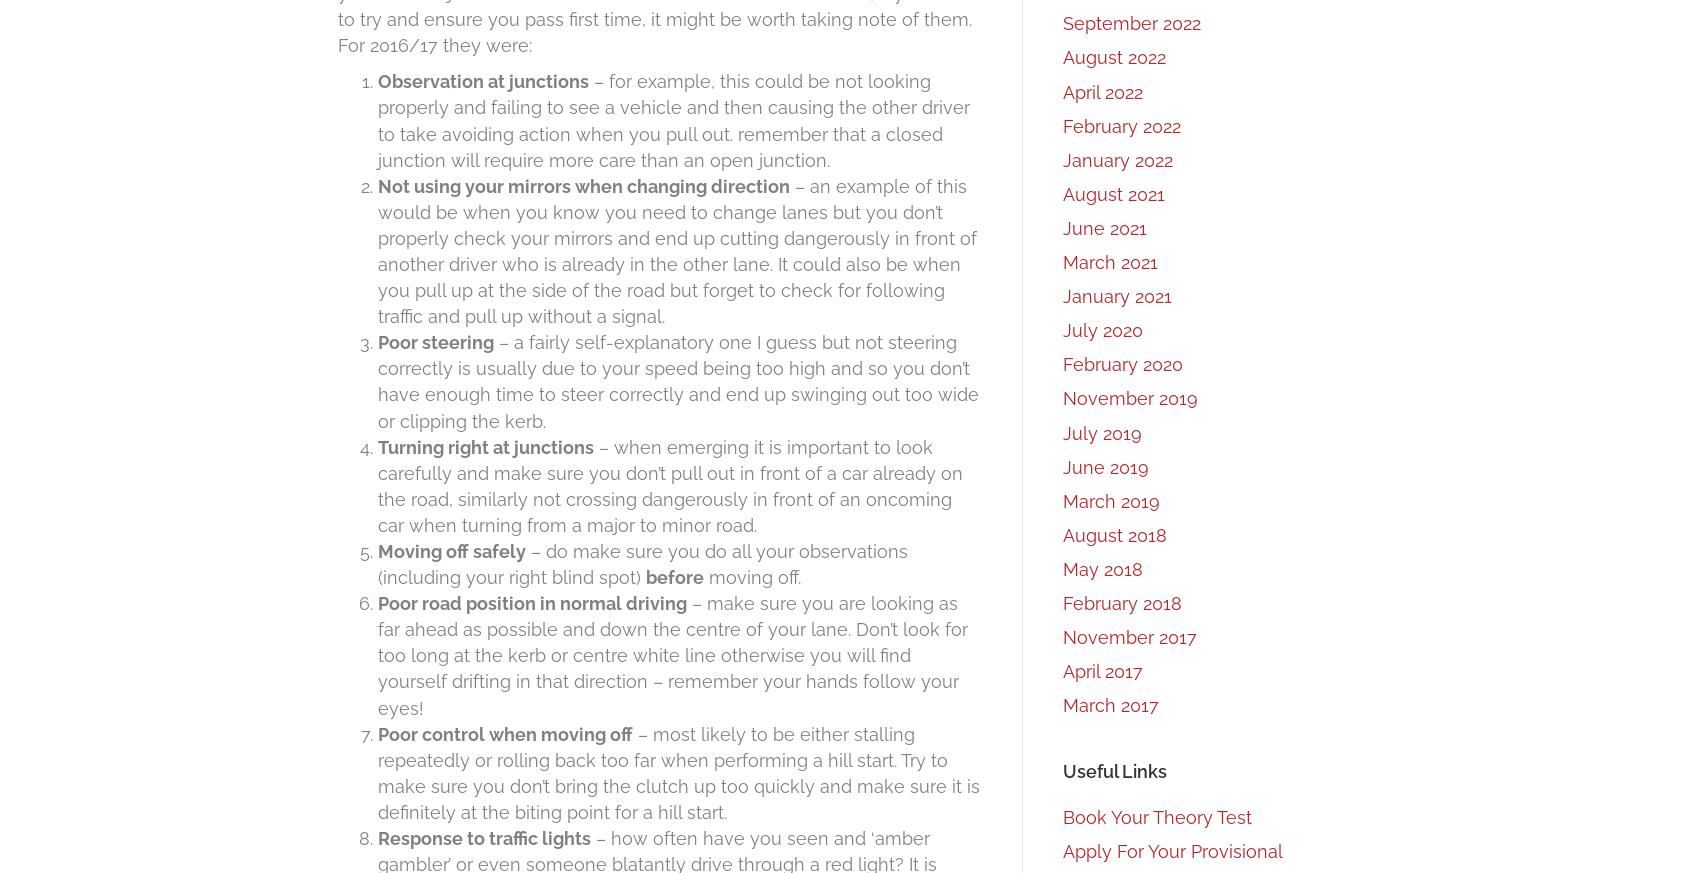  Describe the element at coordinates (1117, 159) in the screenshot. I see `'January 2022'` at that location.